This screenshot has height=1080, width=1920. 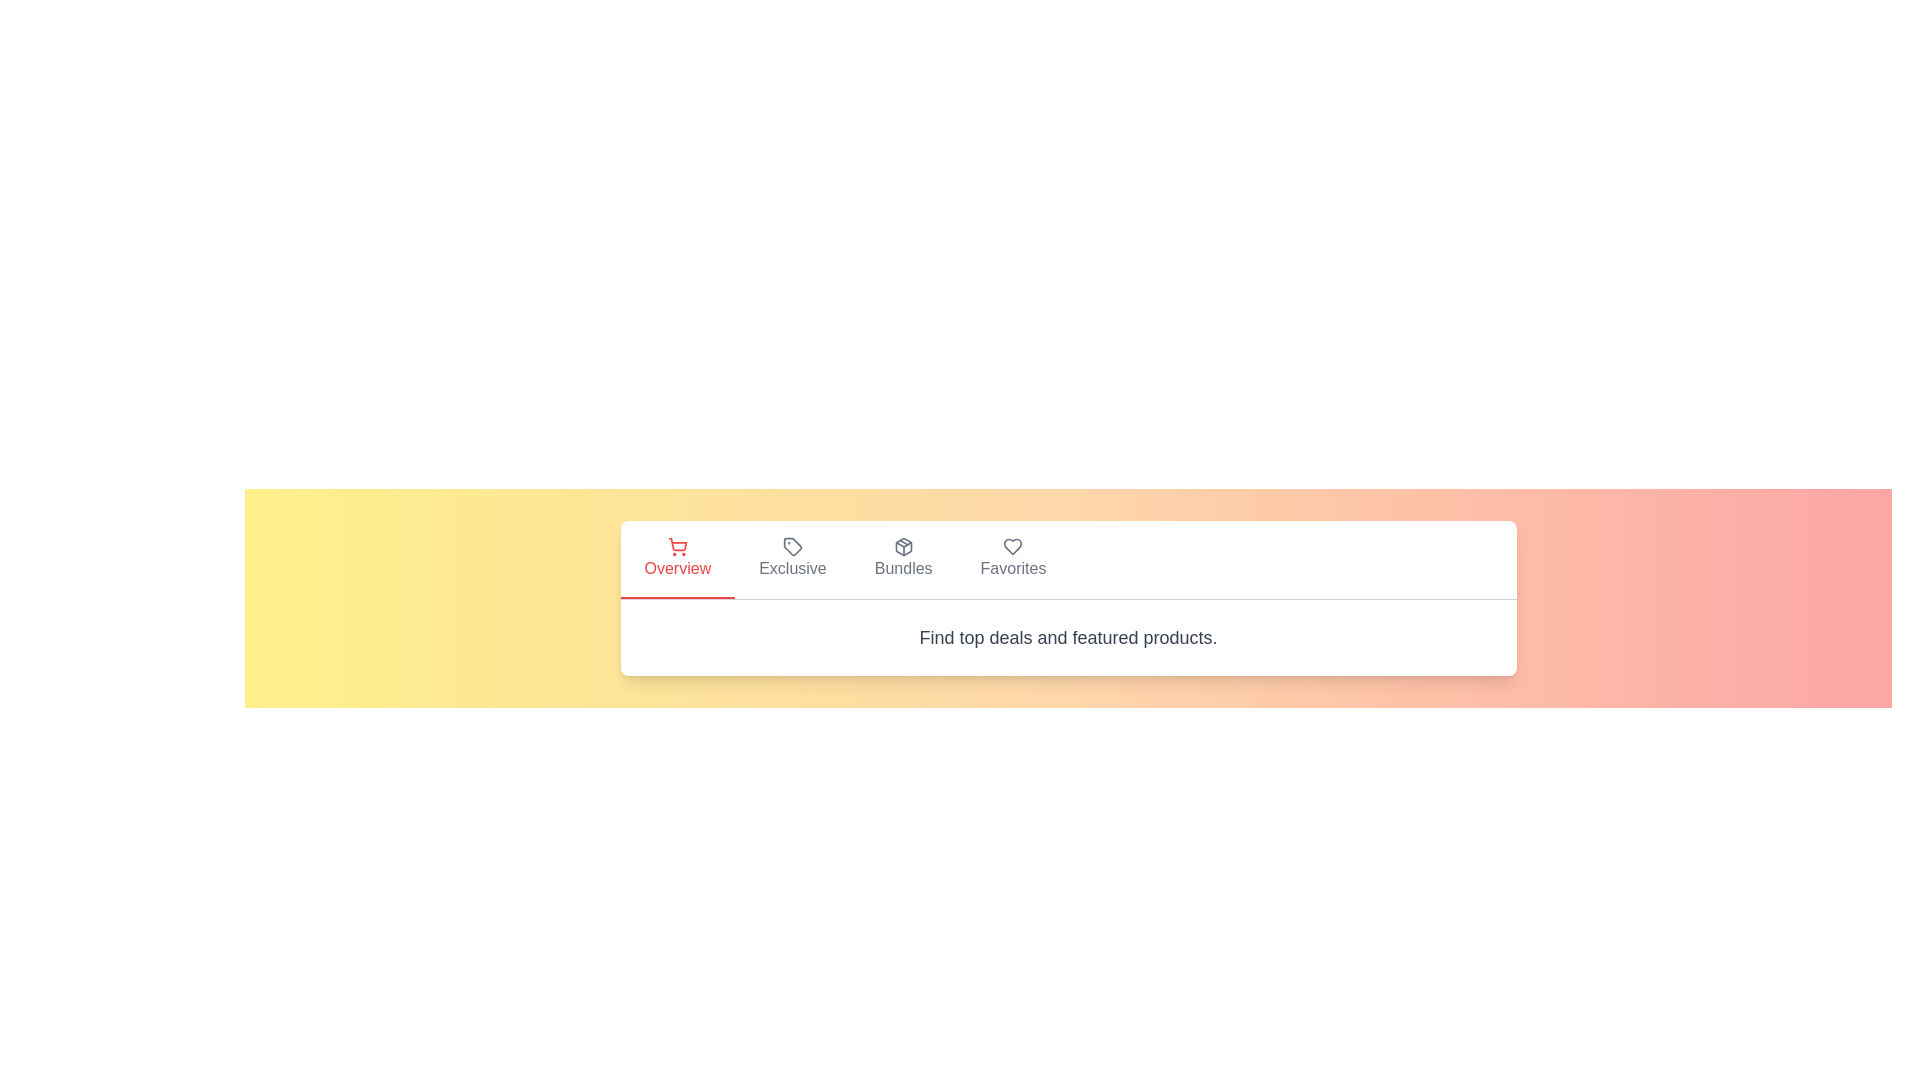 What do you see at coordinates (901, 559) in the screenshot?
I see `the tab labeled Bundles to observe visual feedback` at bounding box center [901, 559].